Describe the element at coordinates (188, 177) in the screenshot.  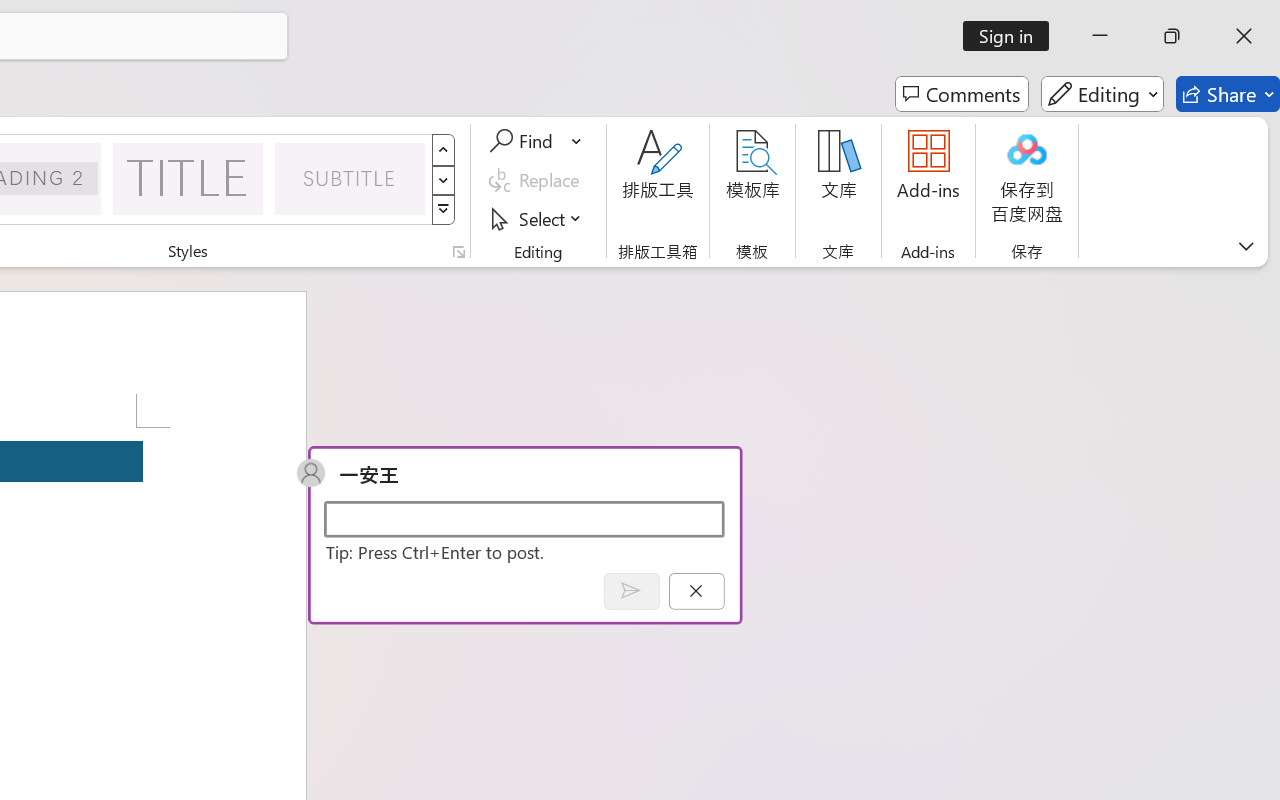
I see `'Title'` at that location.